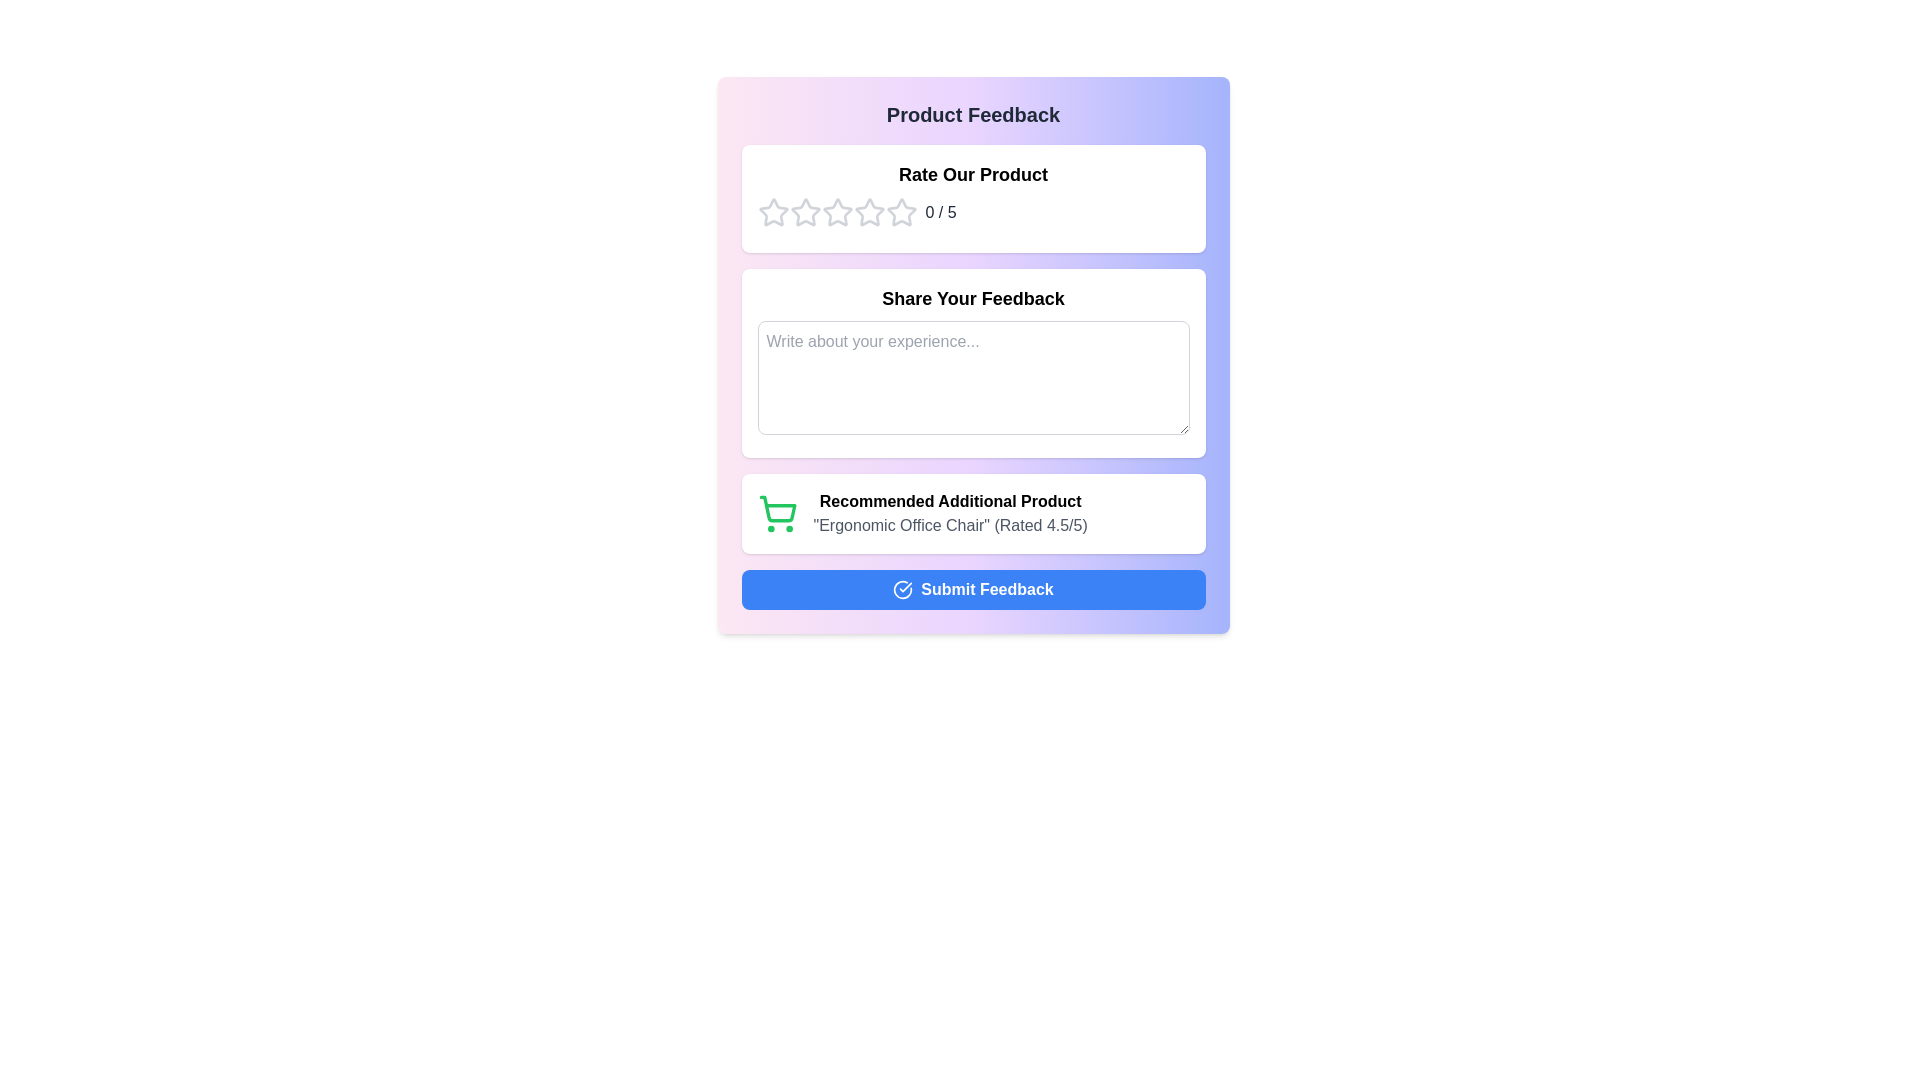  Describe the element at coordinates (949, 524) in the screenshot. I see `text label displaying 'Ergonomic Office Chair' (Rated 4.5/5) located below 'Recommended Additional Product'` at that location.